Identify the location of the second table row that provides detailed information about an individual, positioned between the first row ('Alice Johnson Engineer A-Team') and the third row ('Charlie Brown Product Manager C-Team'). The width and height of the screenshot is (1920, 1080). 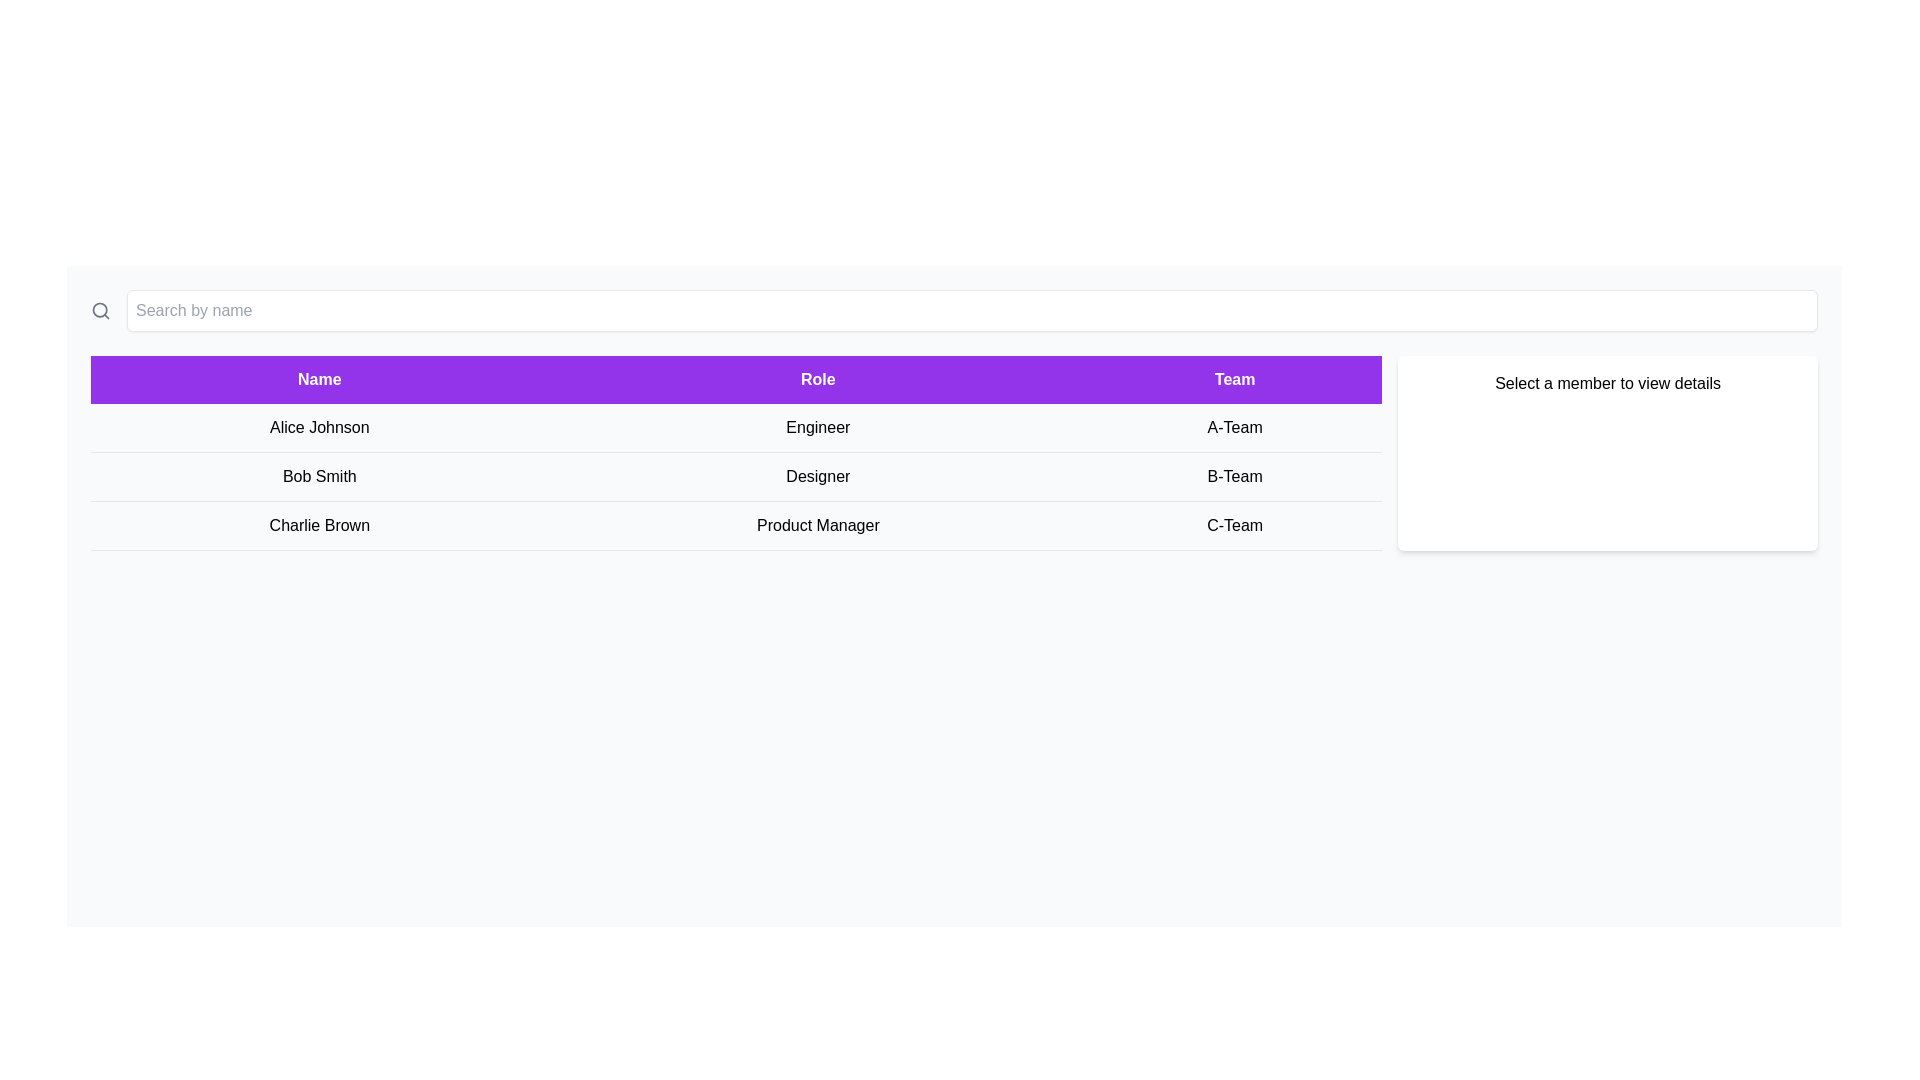
(735, 477).